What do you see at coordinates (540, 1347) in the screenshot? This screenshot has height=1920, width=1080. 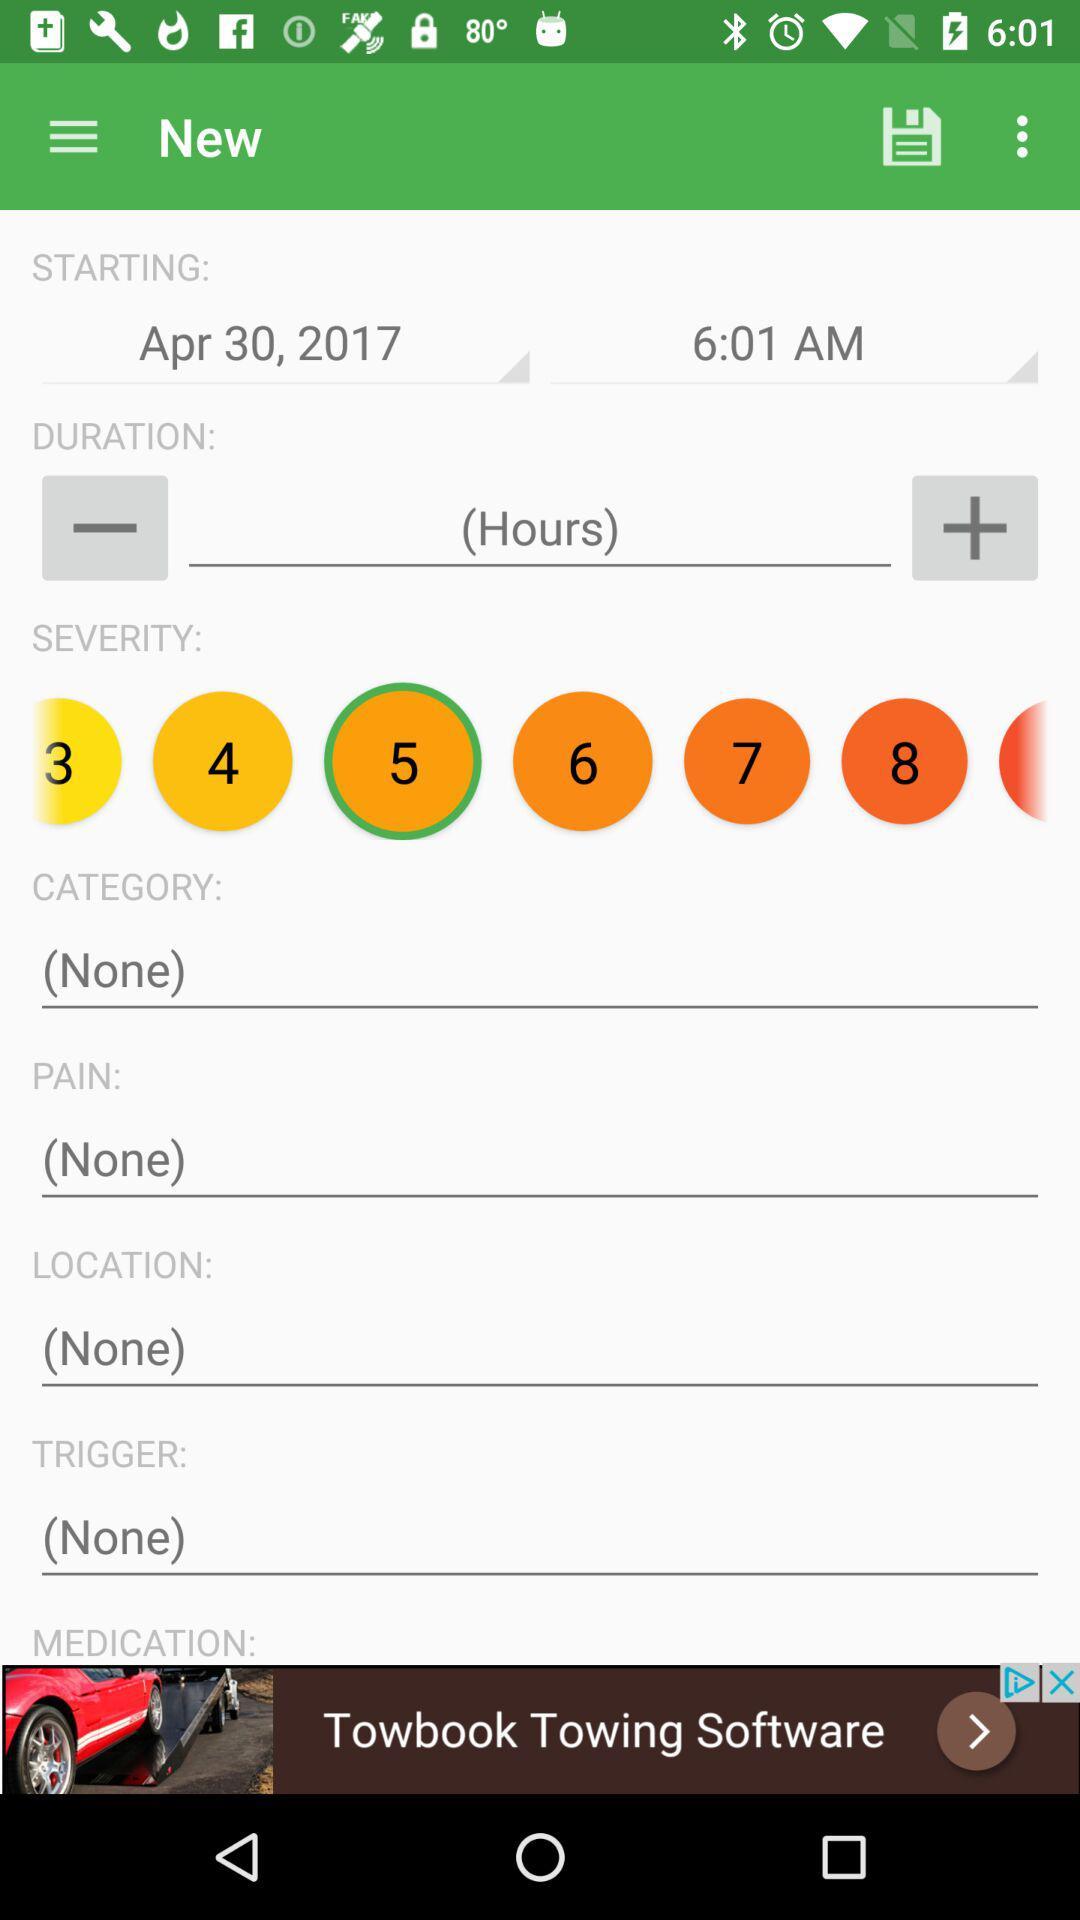 I see `description` at bounding box center [540, 1347].